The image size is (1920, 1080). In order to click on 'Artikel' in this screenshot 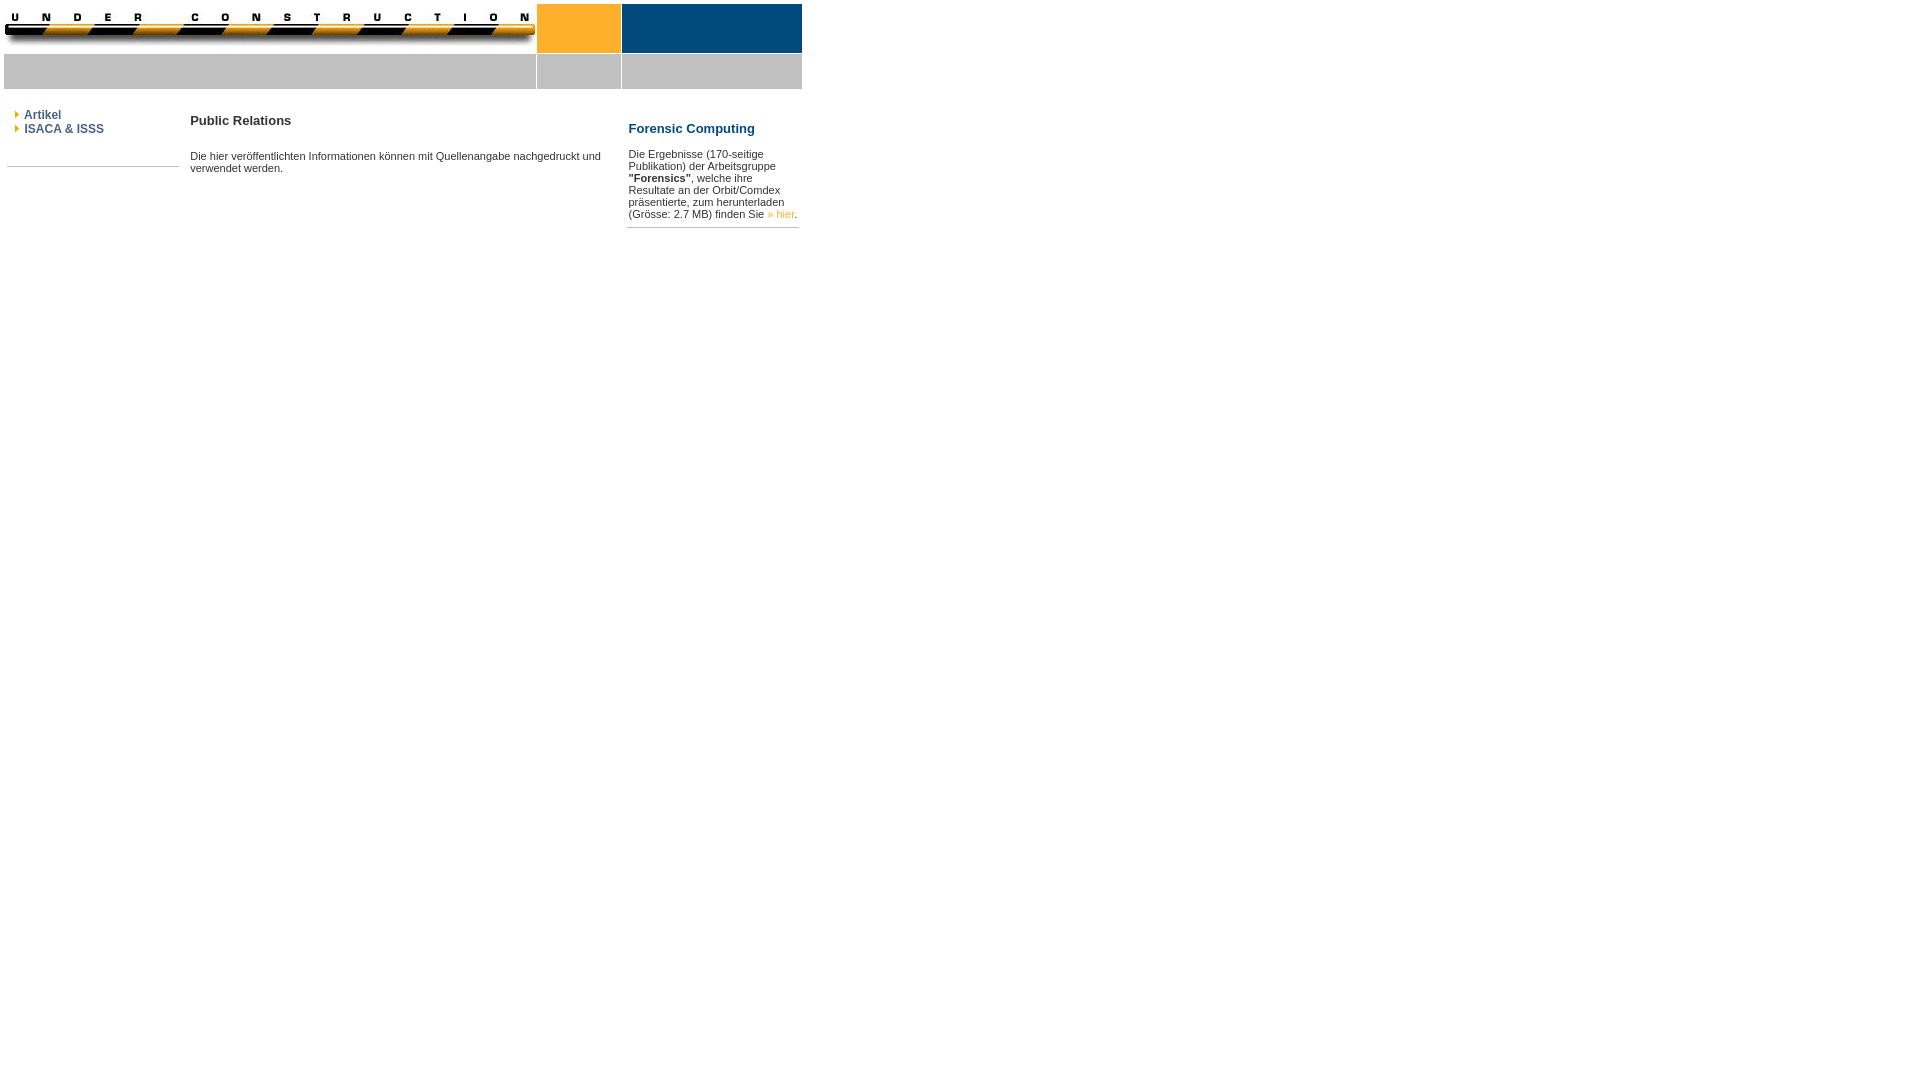, I will do `click(41, 115)`.